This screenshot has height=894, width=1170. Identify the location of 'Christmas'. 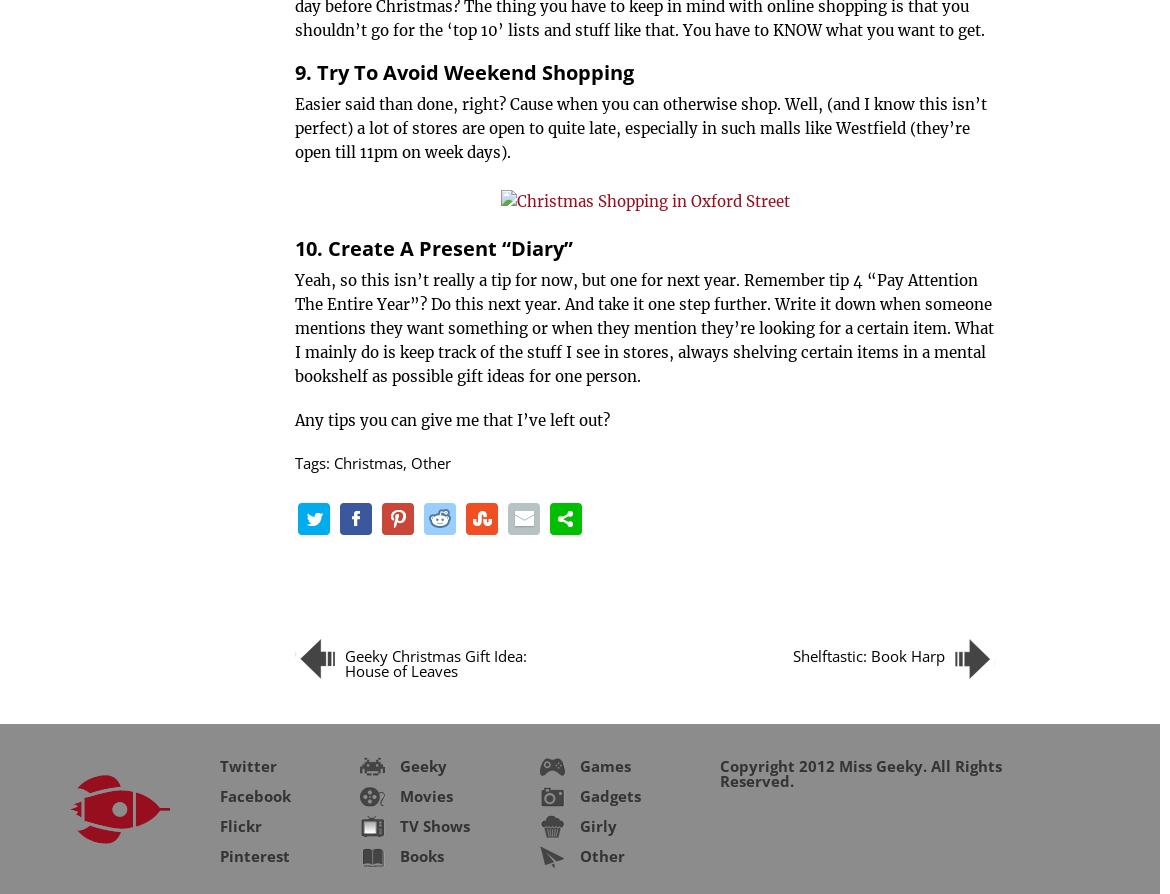
(333, 463).